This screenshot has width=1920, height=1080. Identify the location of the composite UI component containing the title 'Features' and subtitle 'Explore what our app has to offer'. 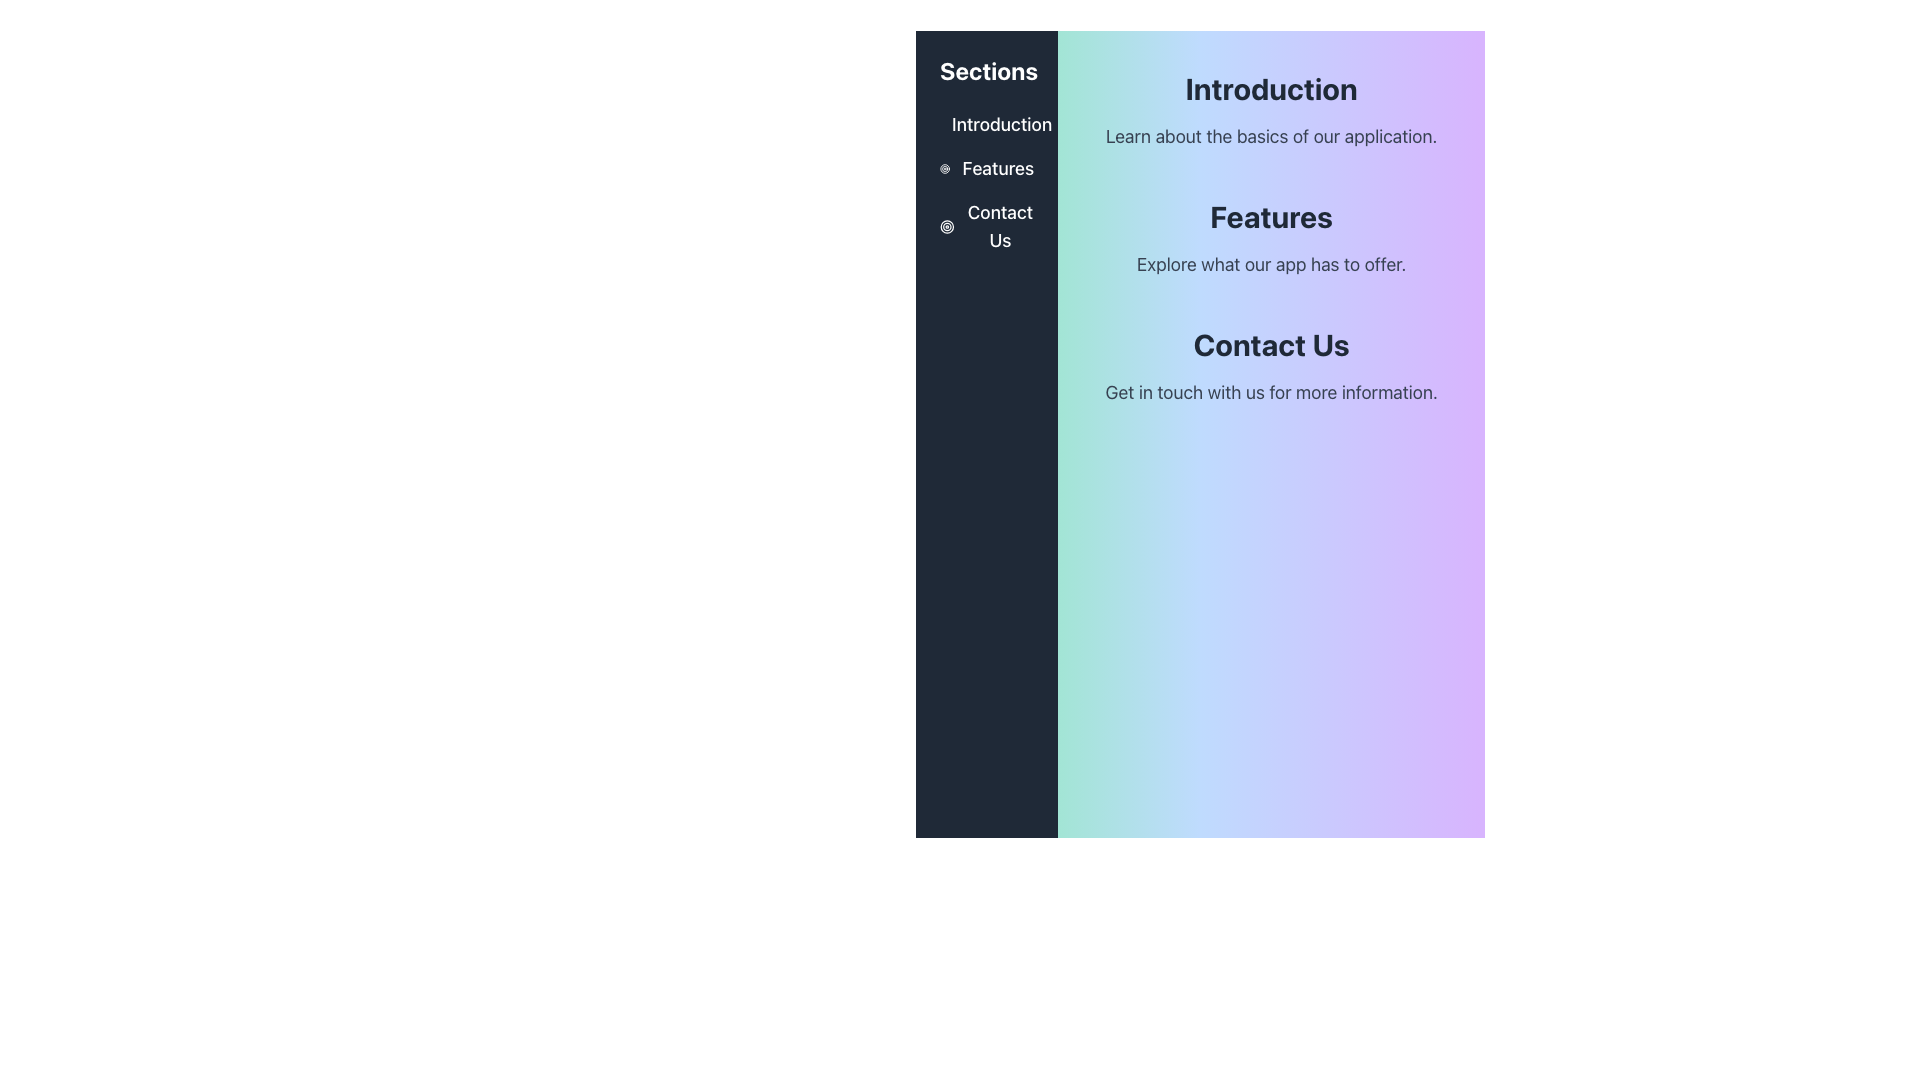
(1270, 238).